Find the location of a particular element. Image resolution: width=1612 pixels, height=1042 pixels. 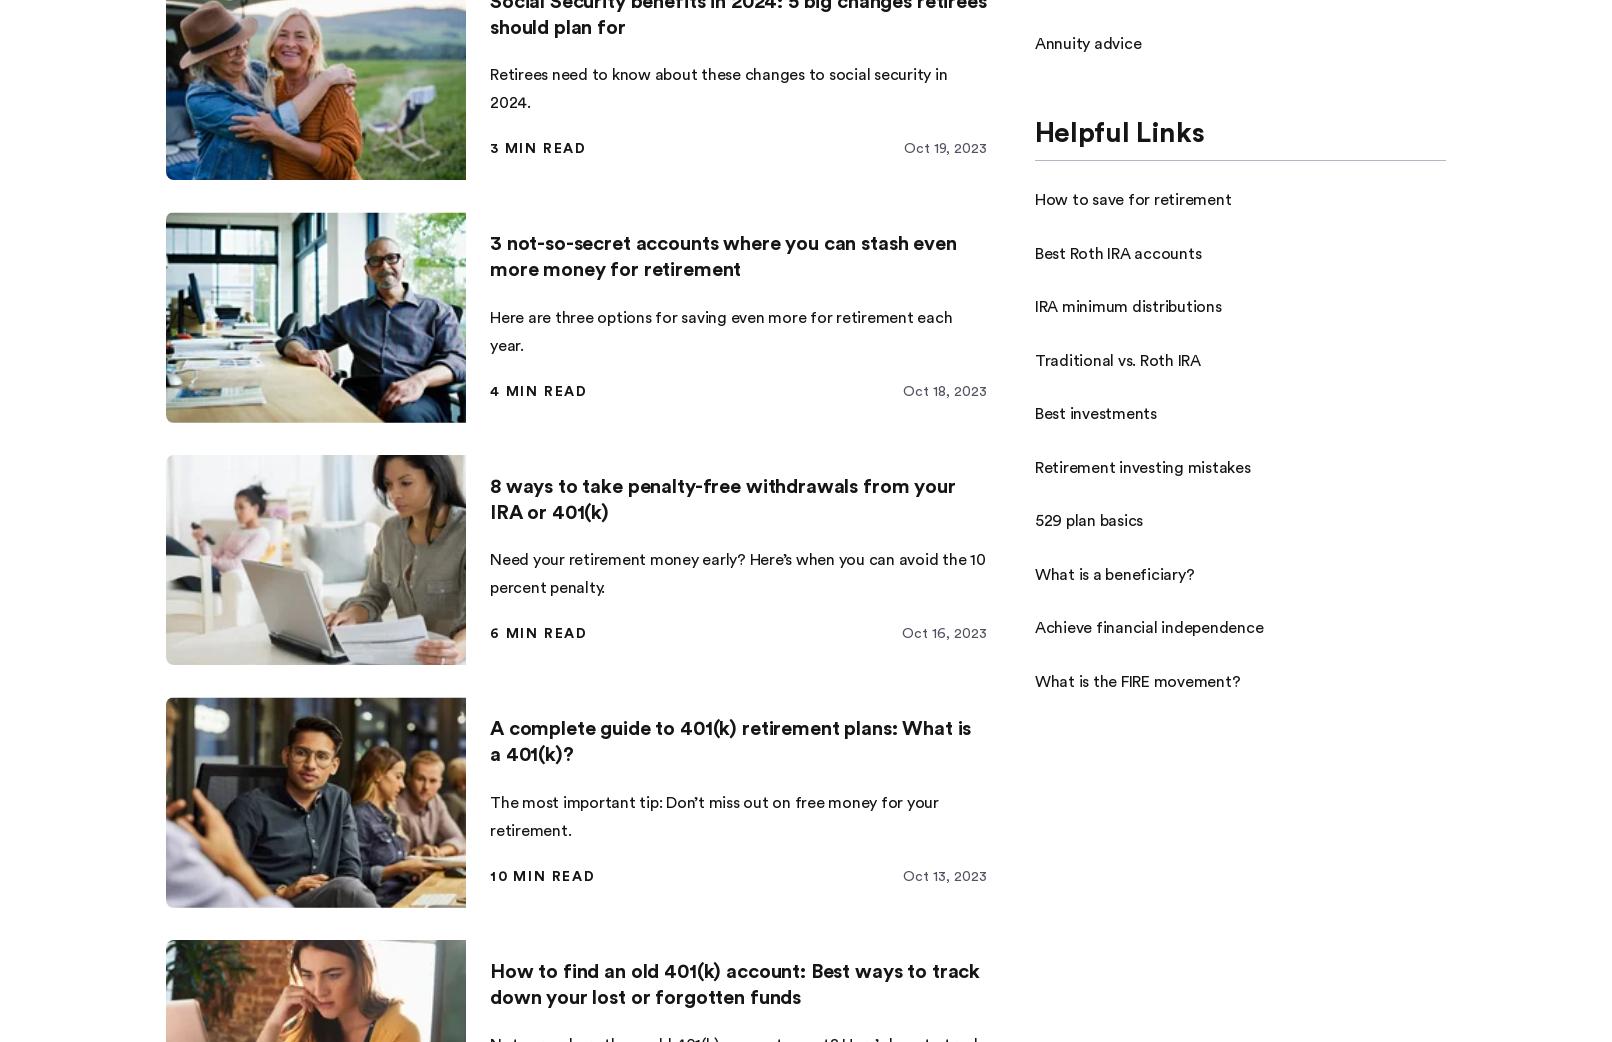

'529 plan basics' is located at coordinates (1088, 521).